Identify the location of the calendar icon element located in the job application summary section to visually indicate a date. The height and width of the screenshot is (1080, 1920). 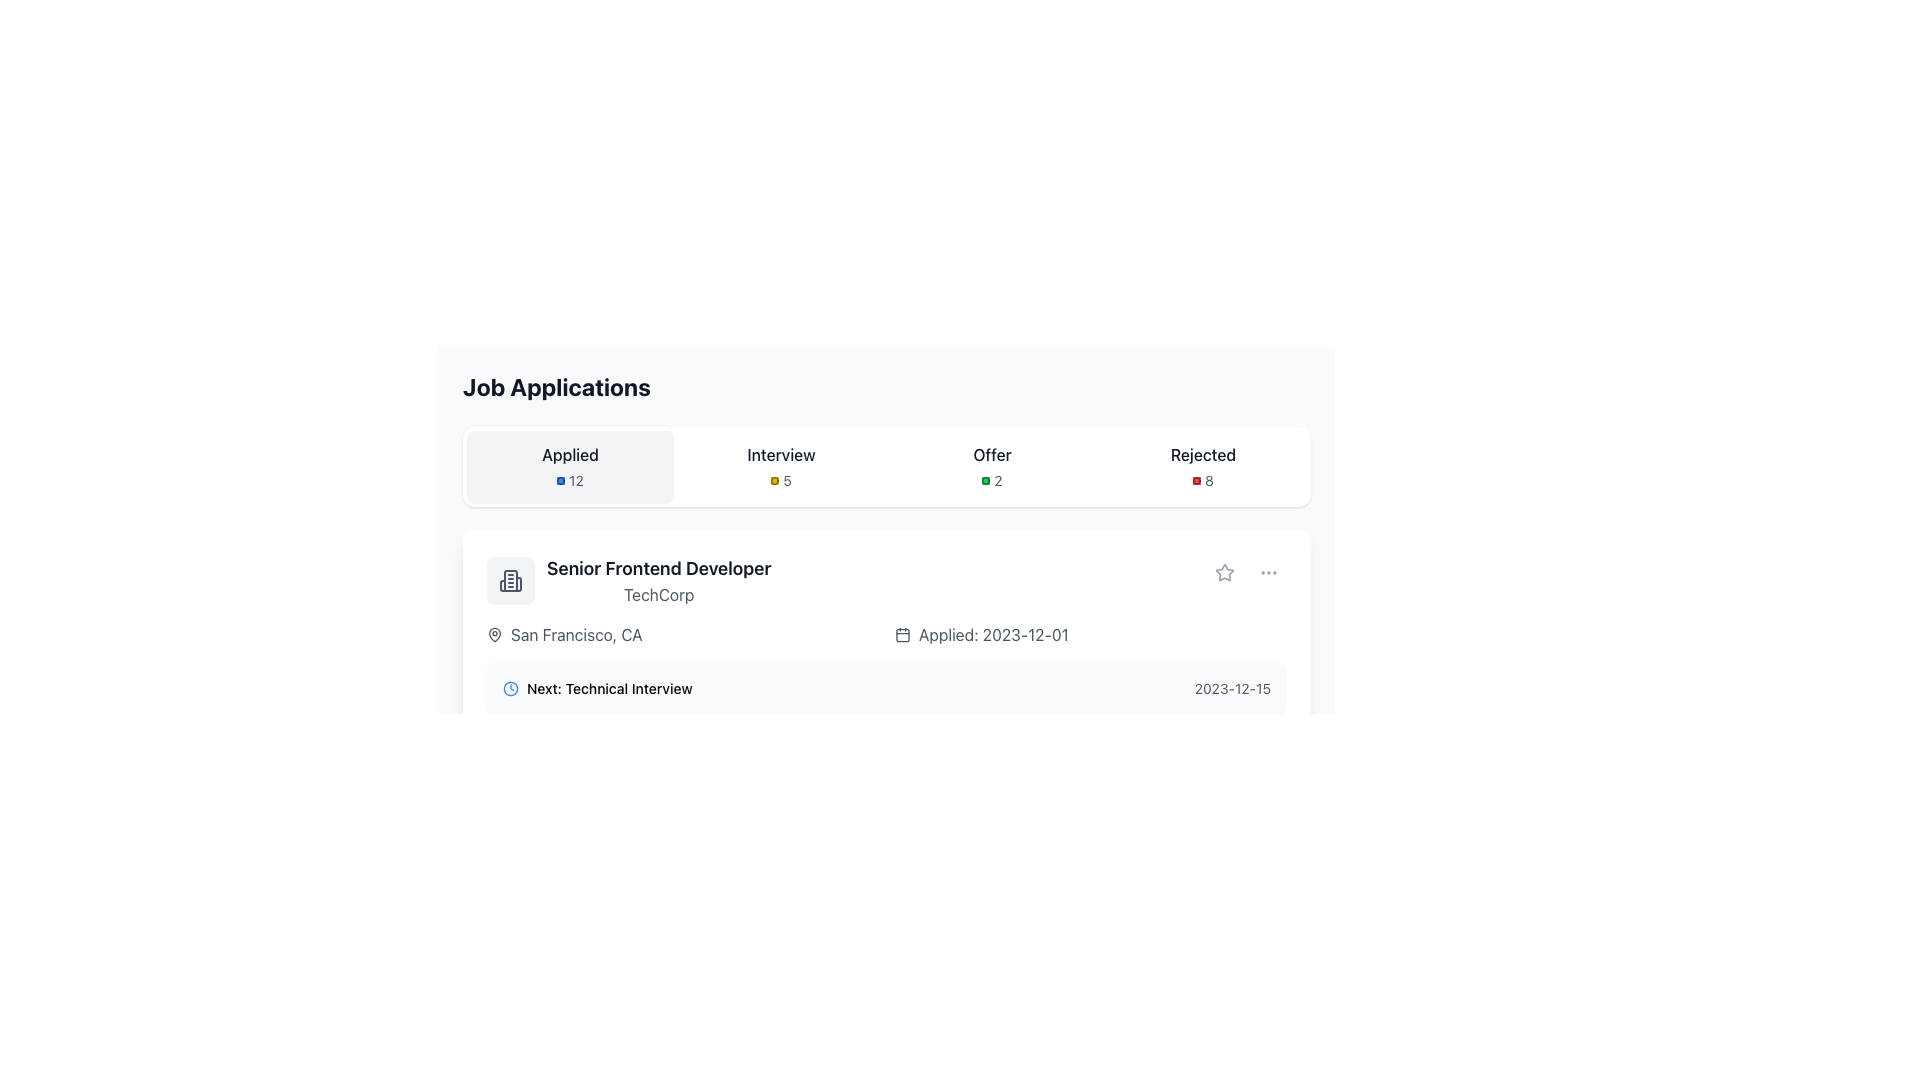
(901, 635).